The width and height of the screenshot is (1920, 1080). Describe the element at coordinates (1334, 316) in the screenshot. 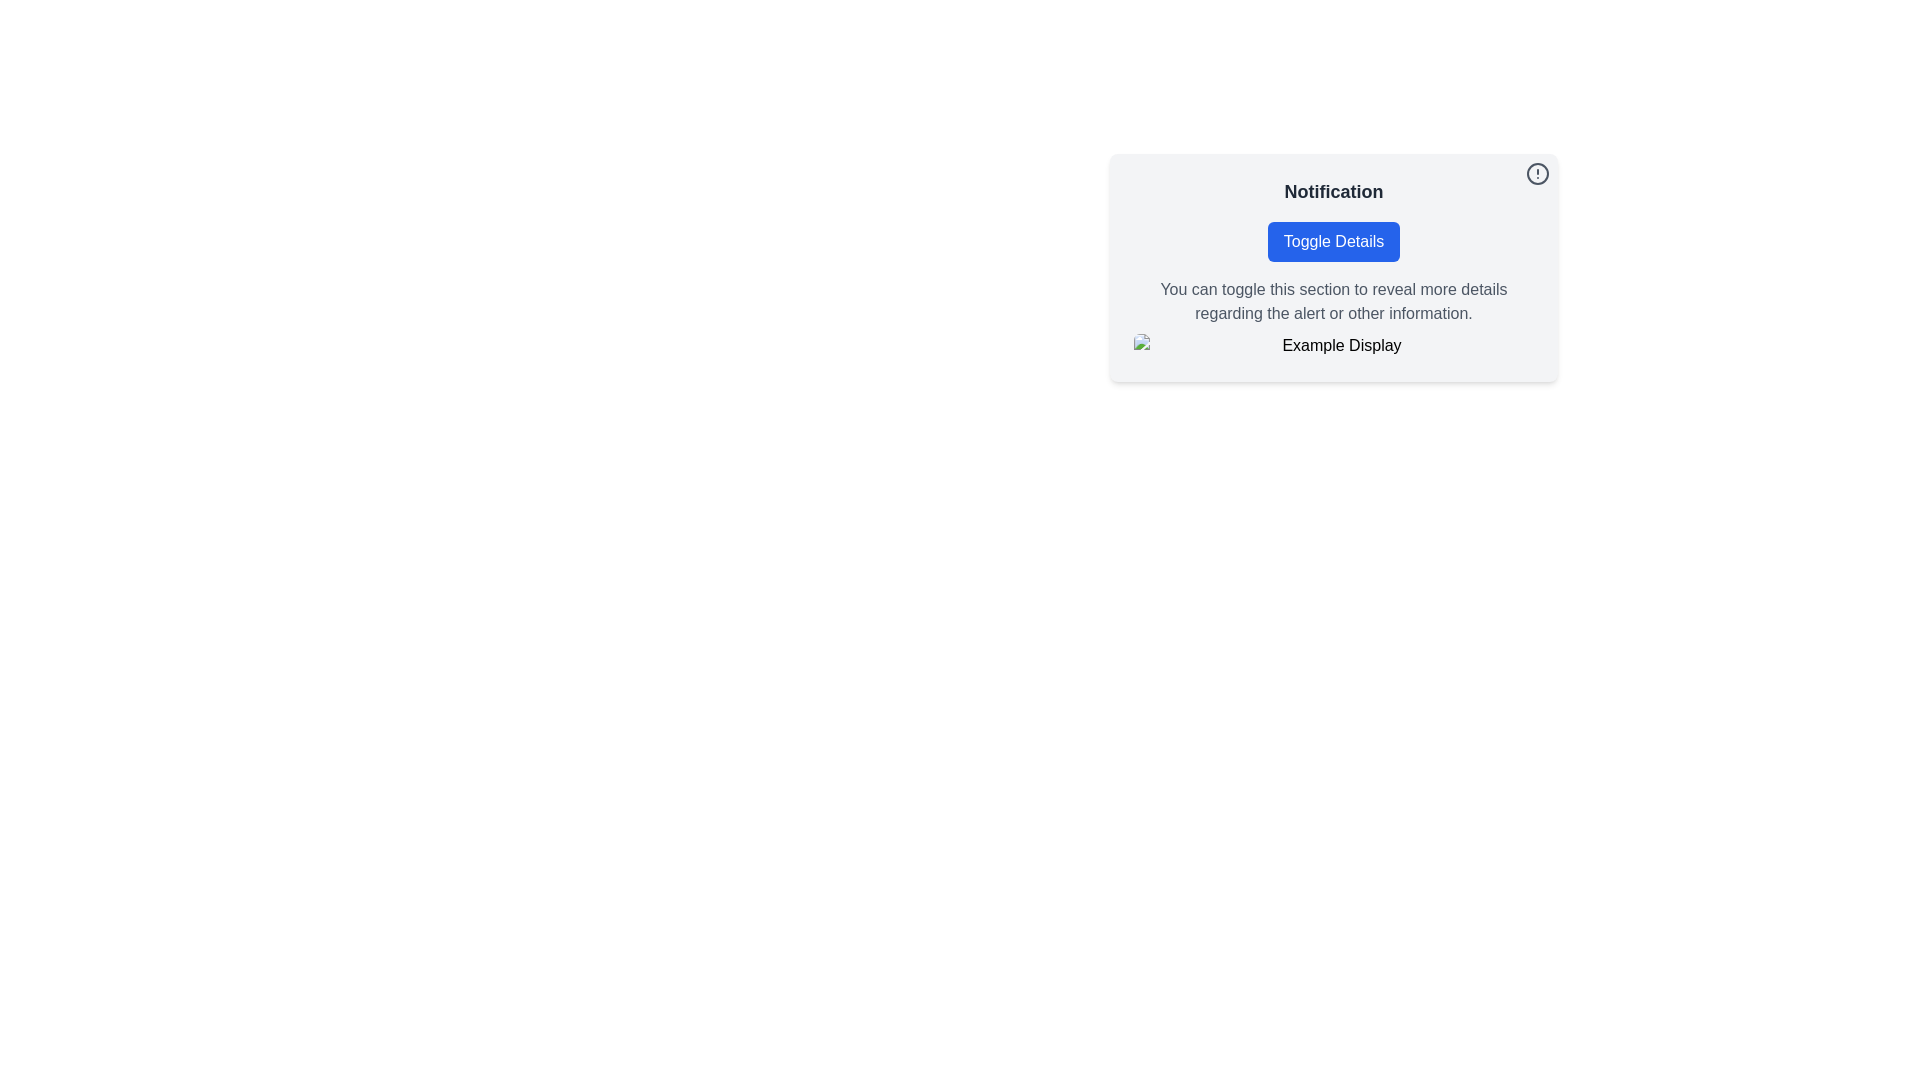

I see `the text block containing the phrase 'You can toggle this section` at that location.